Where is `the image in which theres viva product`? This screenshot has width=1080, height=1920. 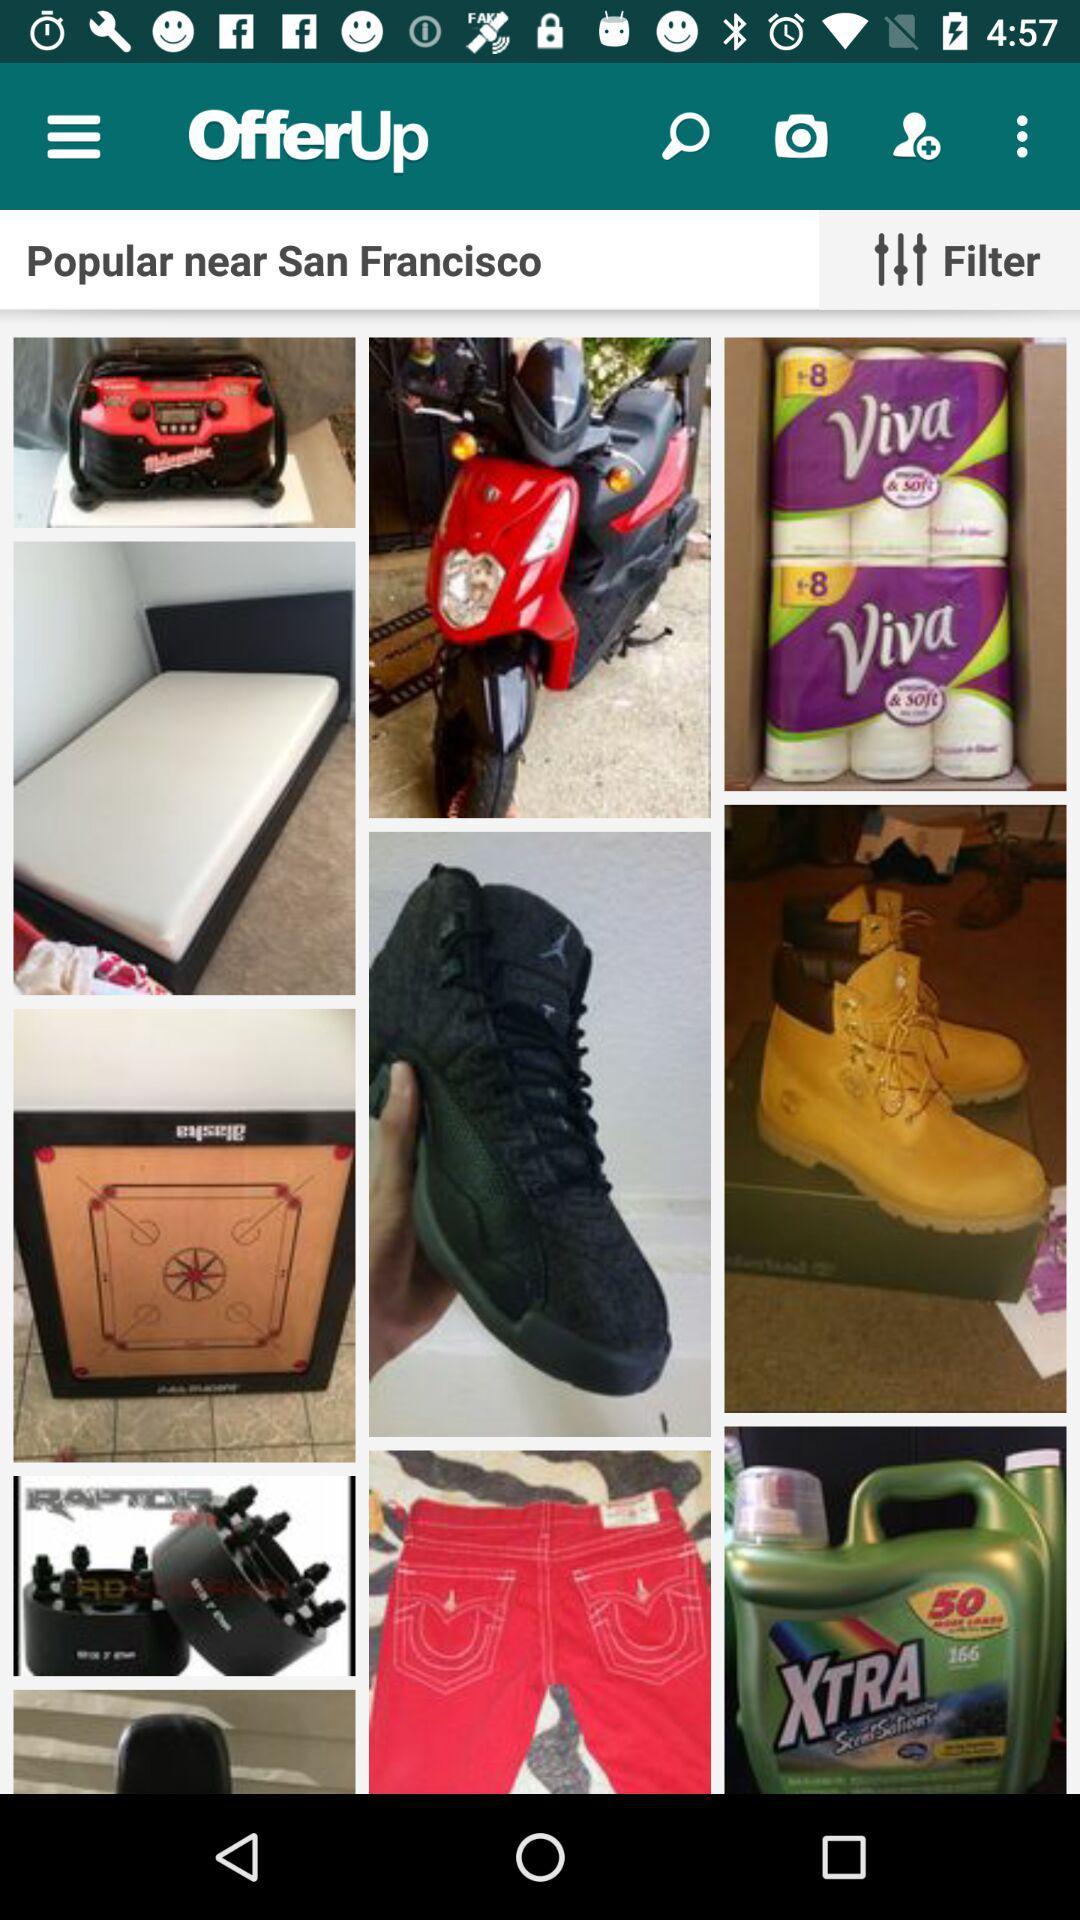 the image in which theres viva product is located at coordinates (894, 563).